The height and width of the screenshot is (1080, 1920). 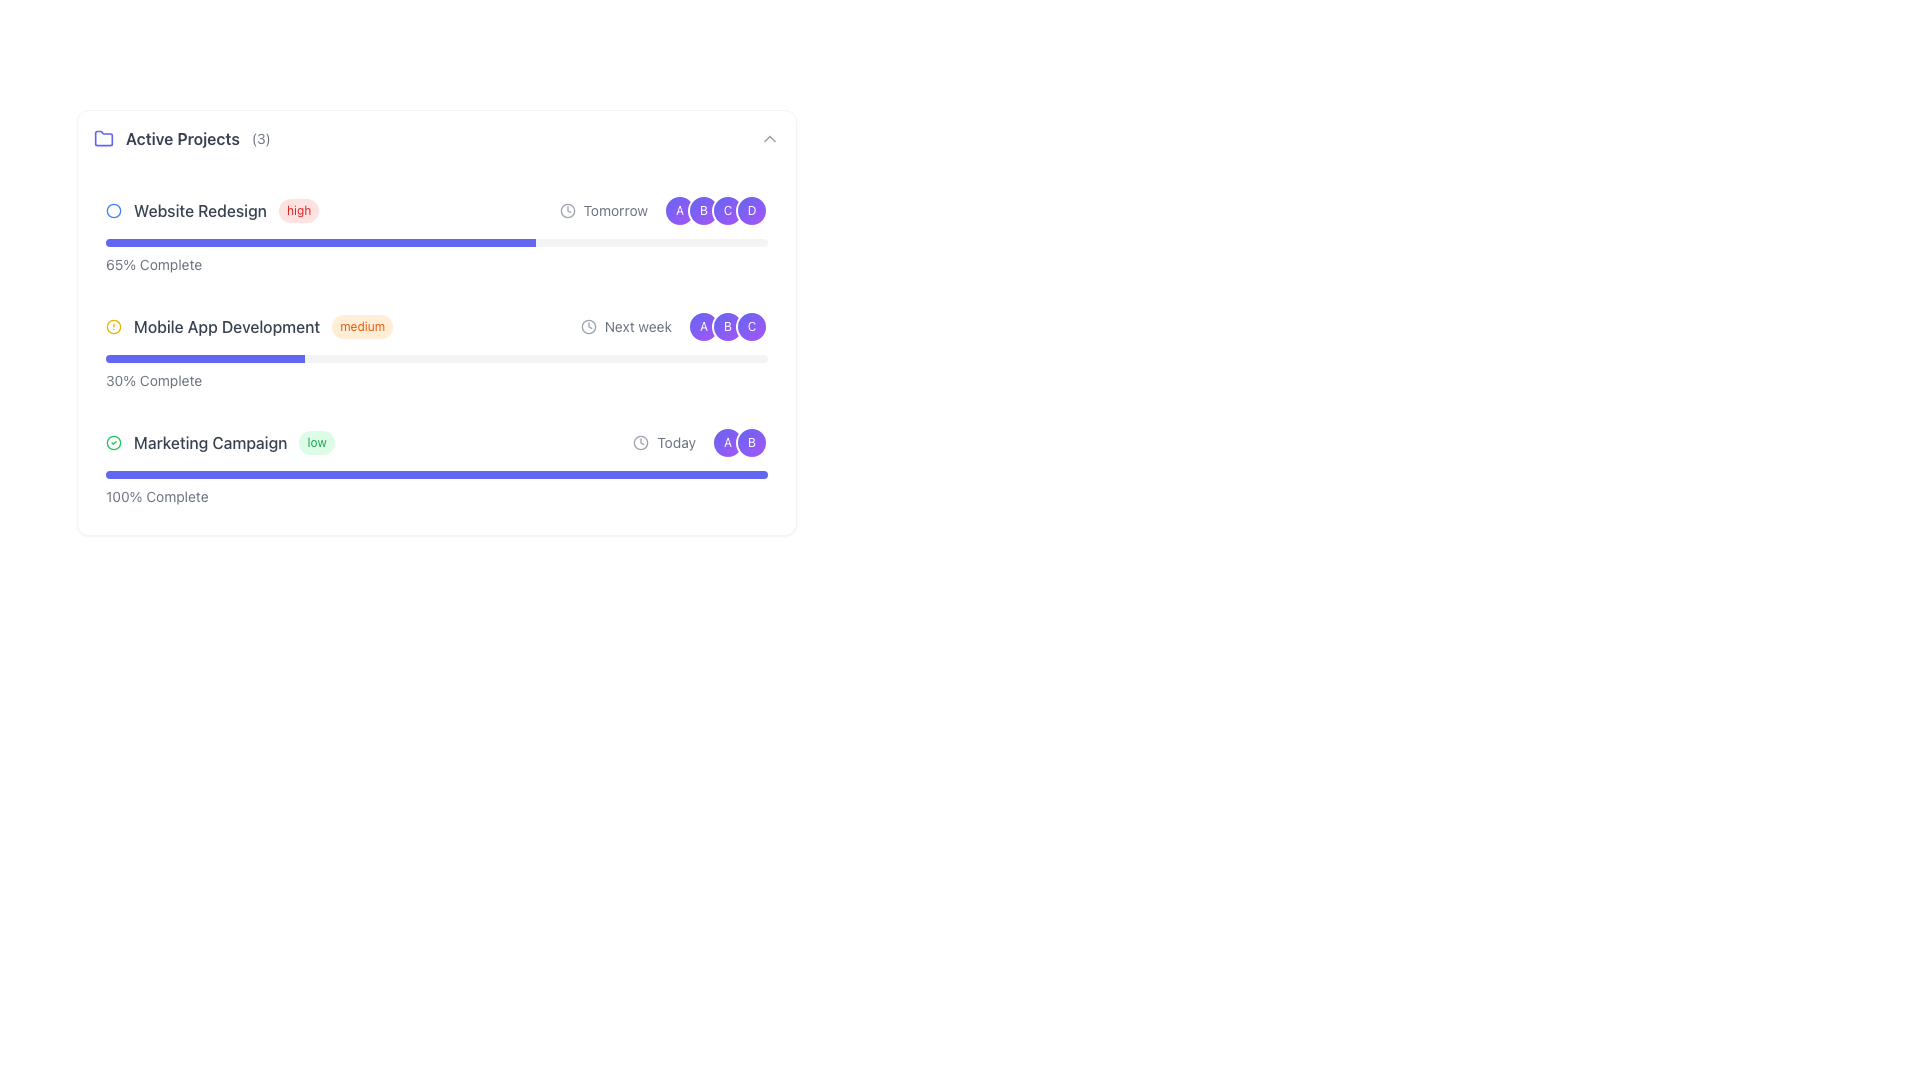 What do you see at coordinates (435, 474) in the screenshot?
I see `the progress bar located below the 'Marketing Campaign' section, which visually represents 100% completion` at bounding box center [435, 474].